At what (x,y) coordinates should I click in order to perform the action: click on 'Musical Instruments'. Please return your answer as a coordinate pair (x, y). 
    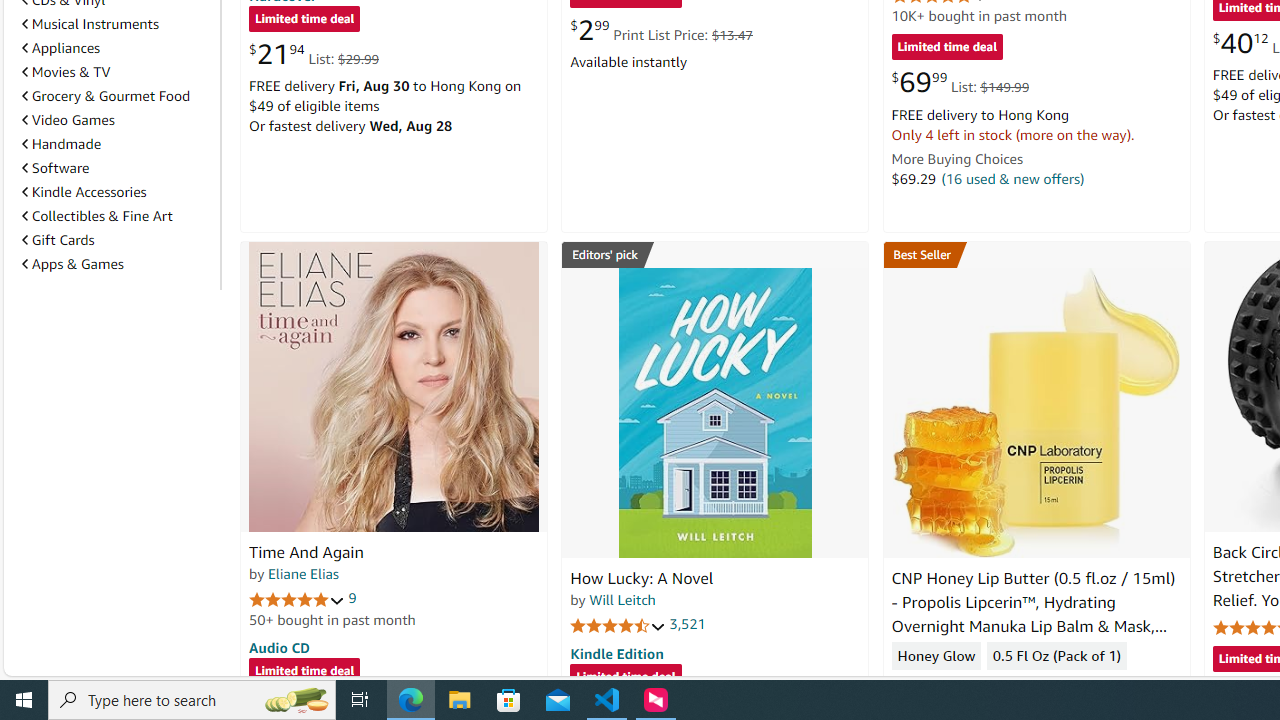
    Looking at the image, I should click on (116, 23).